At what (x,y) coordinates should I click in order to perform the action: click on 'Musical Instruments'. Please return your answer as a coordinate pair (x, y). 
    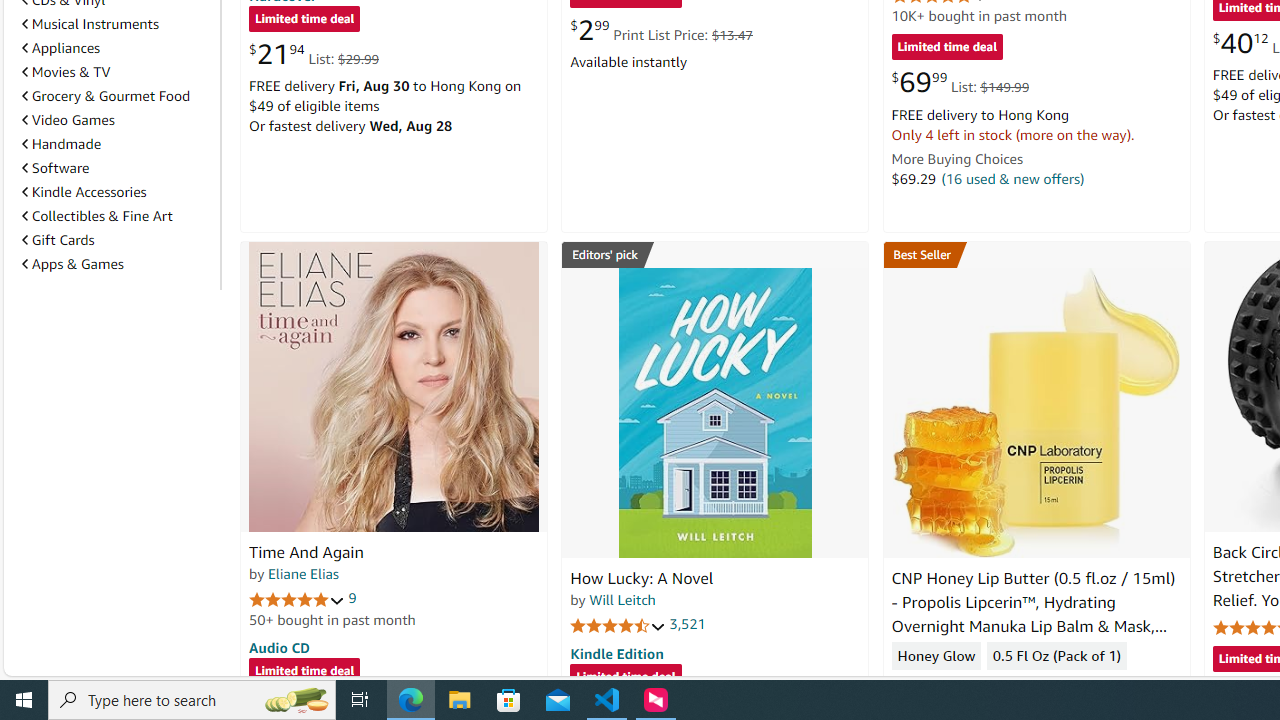
    Looking at the image, I should click on (116, 23).